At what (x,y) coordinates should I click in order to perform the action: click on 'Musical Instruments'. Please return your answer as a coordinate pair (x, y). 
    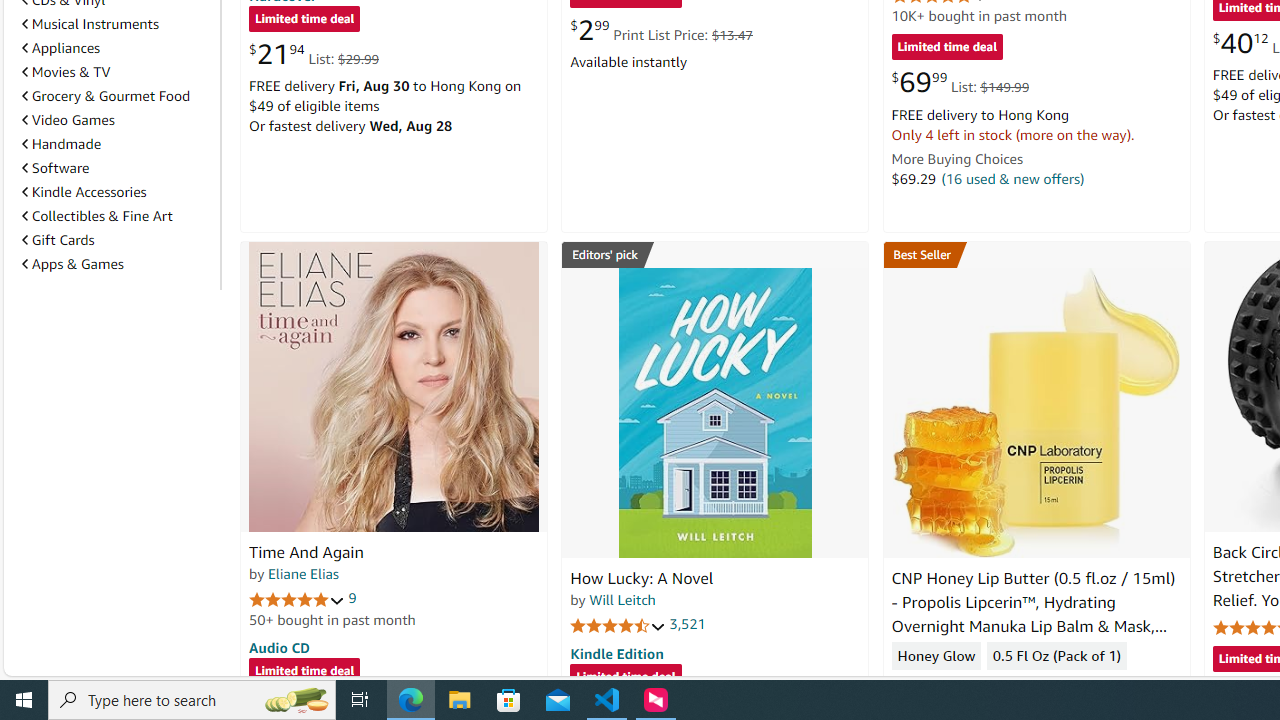
    Looking at the image, I should click on (116, 23).